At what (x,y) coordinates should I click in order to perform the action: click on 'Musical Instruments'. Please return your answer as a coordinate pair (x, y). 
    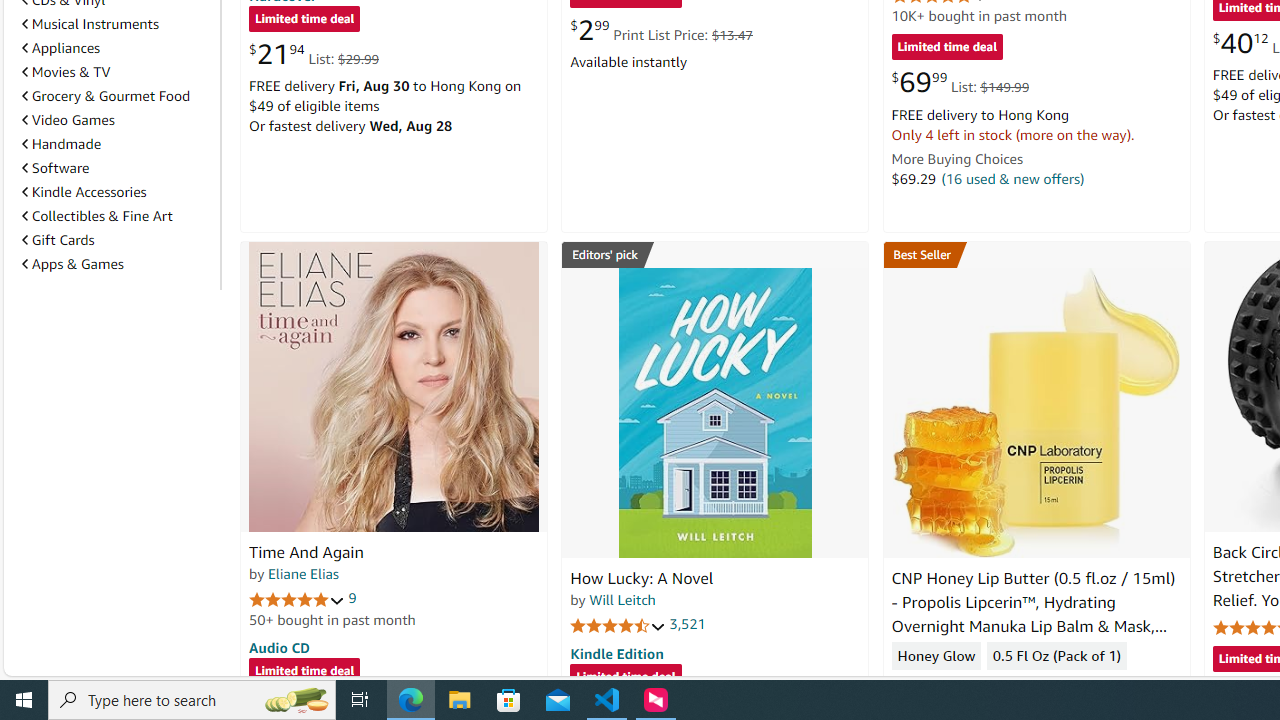
    Looking at the image, I should click on (116, 23).